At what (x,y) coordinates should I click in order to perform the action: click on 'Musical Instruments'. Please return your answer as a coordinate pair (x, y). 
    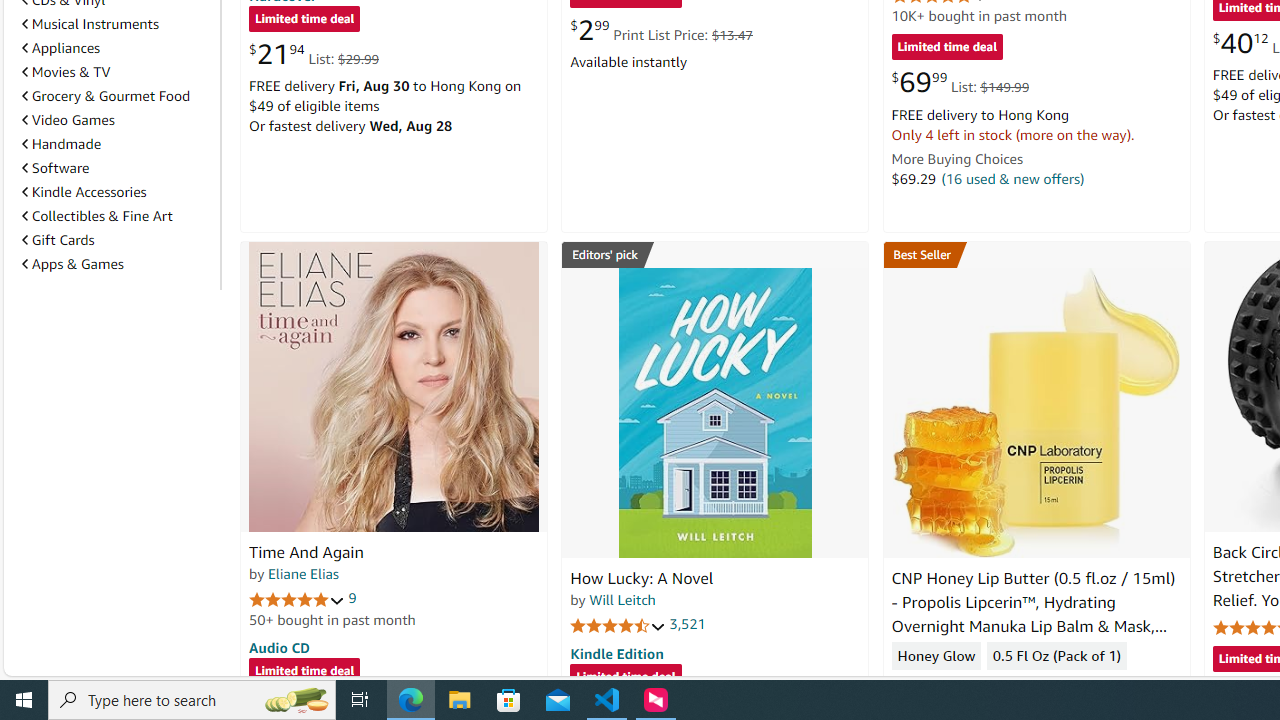
    Looking at the image, I should click on (116, 23).